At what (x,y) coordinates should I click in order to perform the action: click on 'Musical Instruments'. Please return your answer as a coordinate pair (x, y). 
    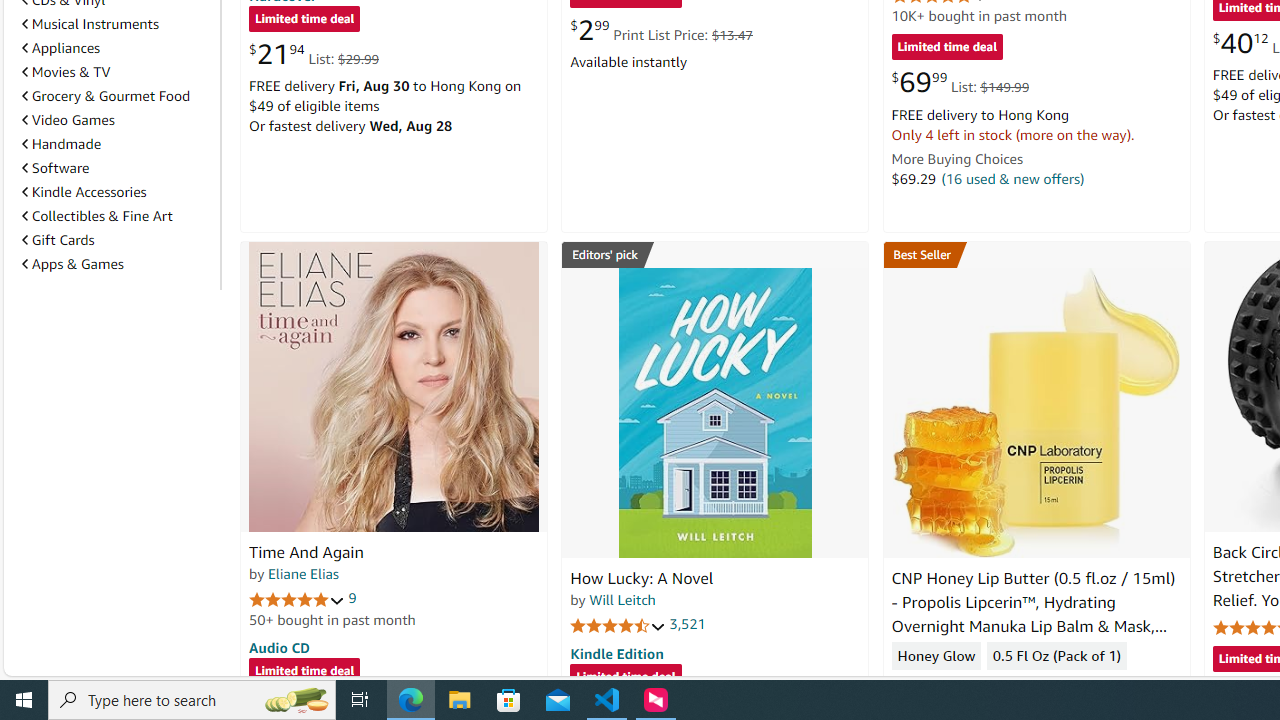
    Looking at the image, I should click on (116, 23).